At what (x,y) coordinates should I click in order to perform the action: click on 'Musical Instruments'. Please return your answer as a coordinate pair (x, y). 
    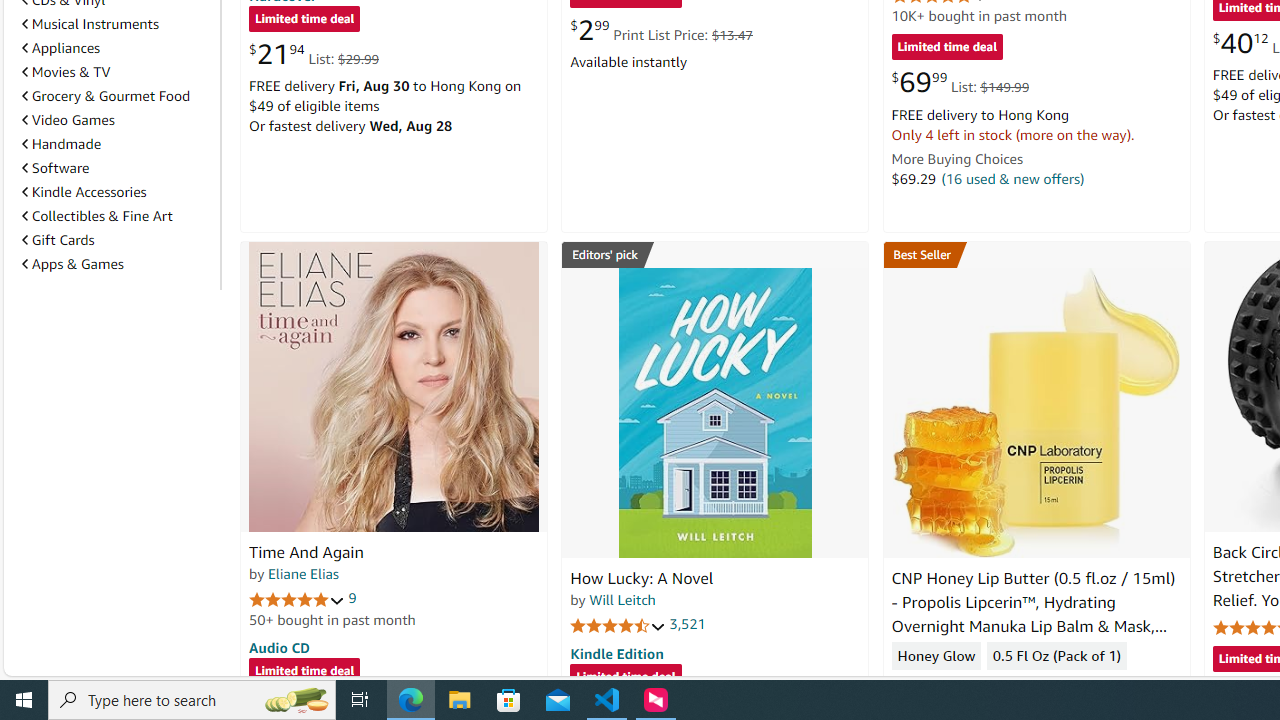
    Looking at the image, I should click on (116, 23).